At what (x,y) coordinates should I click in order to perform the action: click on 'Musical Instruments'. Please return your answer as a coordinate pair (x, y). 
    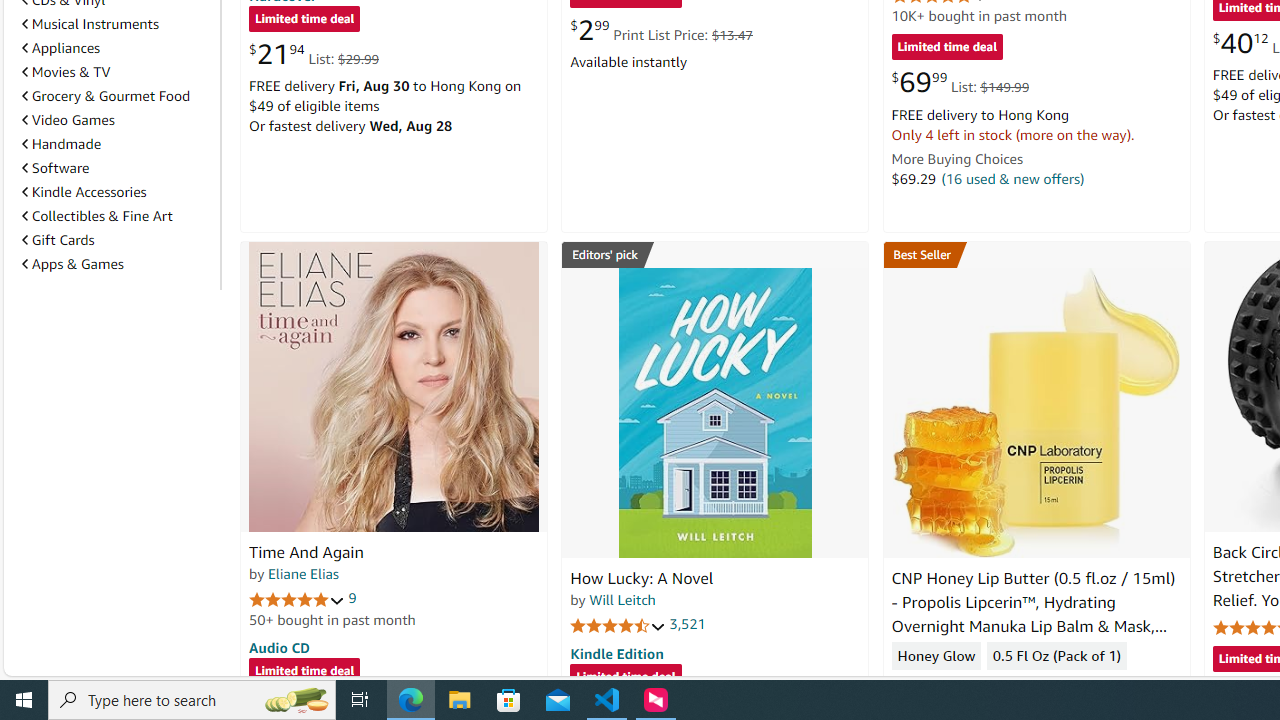
    Looking at the image, I should click on (116, 23).